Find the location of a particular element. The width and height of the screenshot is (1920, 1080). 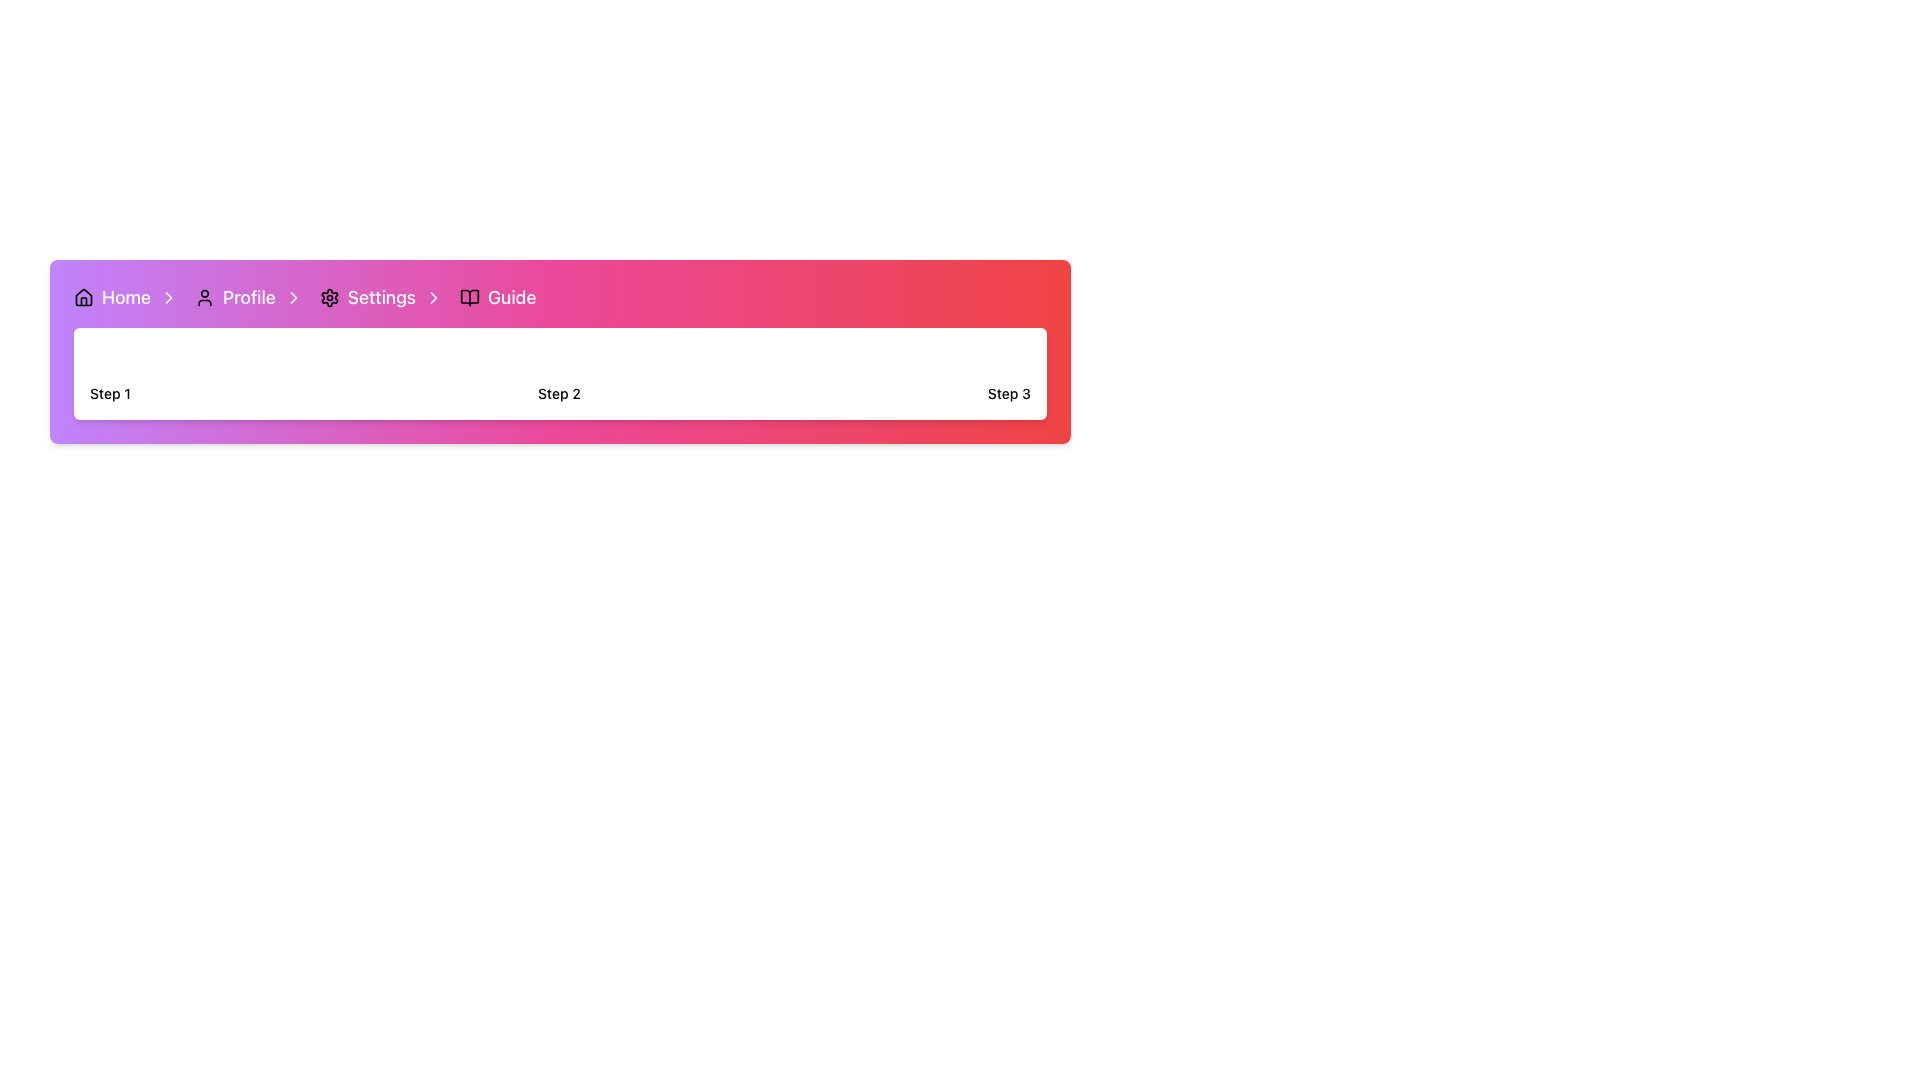

the first Step Indicator in the multi-step process guide, which is aligned horizontally at the leftmost position is located at coordinates (109, 374).